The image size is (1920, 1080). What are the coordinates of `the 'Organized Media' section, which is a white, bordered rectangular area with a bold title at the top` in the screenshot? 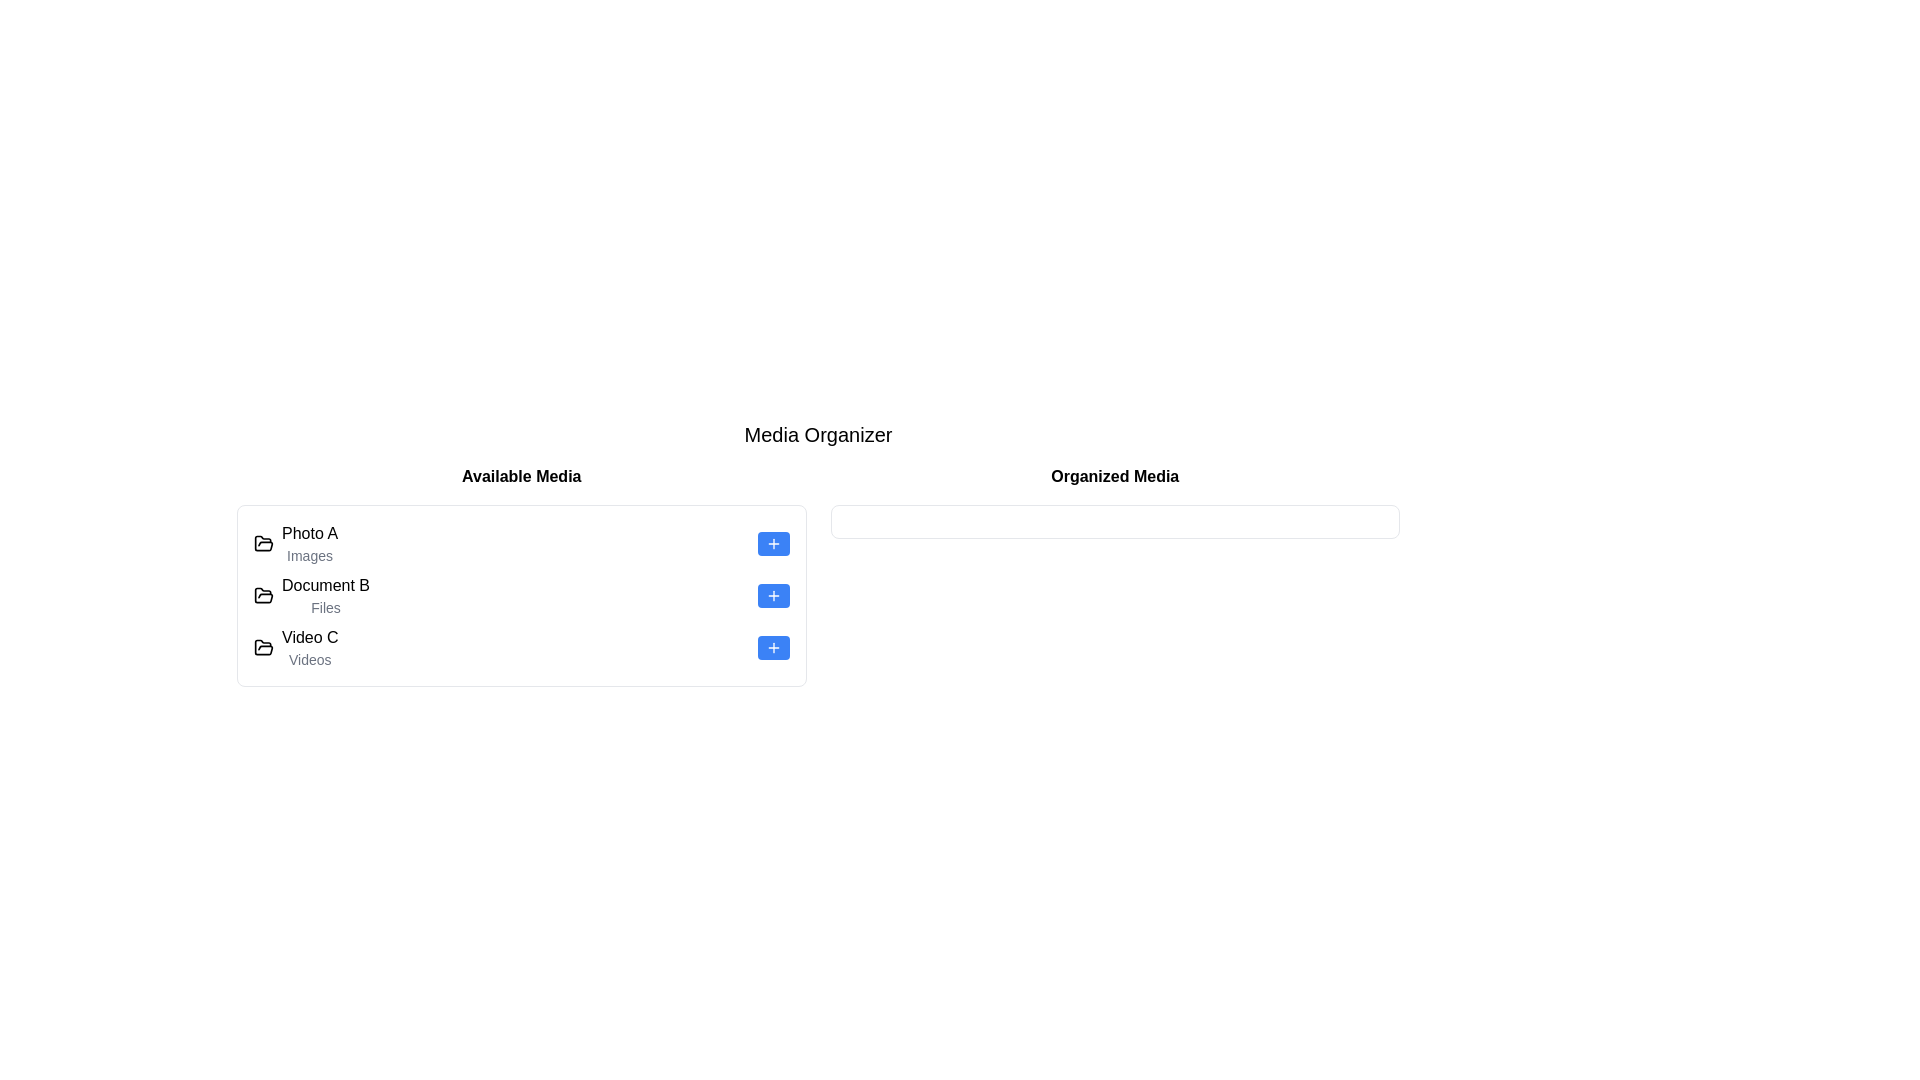 It's located at (1114, 575).